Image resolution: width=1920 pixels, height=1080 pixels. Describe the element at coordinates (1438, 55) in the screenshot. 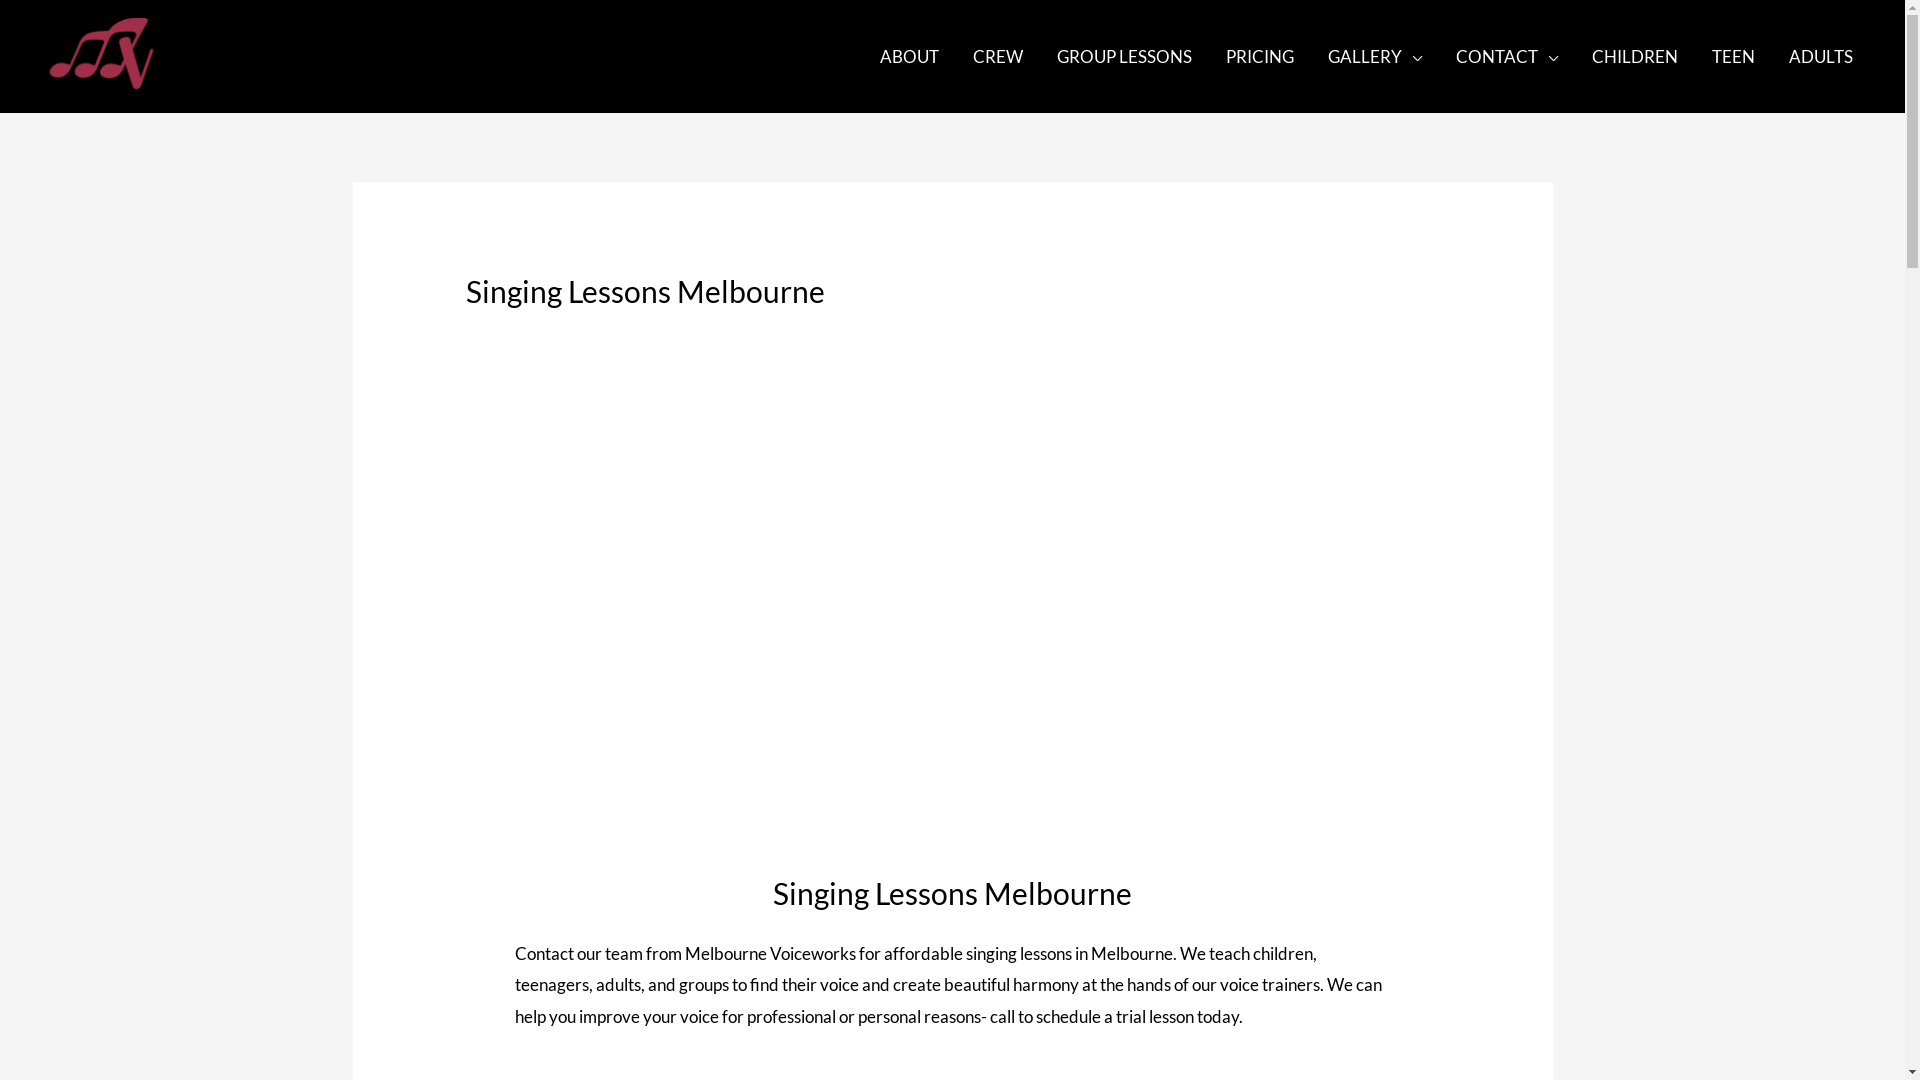

I see `'CONTACT'` at that location.